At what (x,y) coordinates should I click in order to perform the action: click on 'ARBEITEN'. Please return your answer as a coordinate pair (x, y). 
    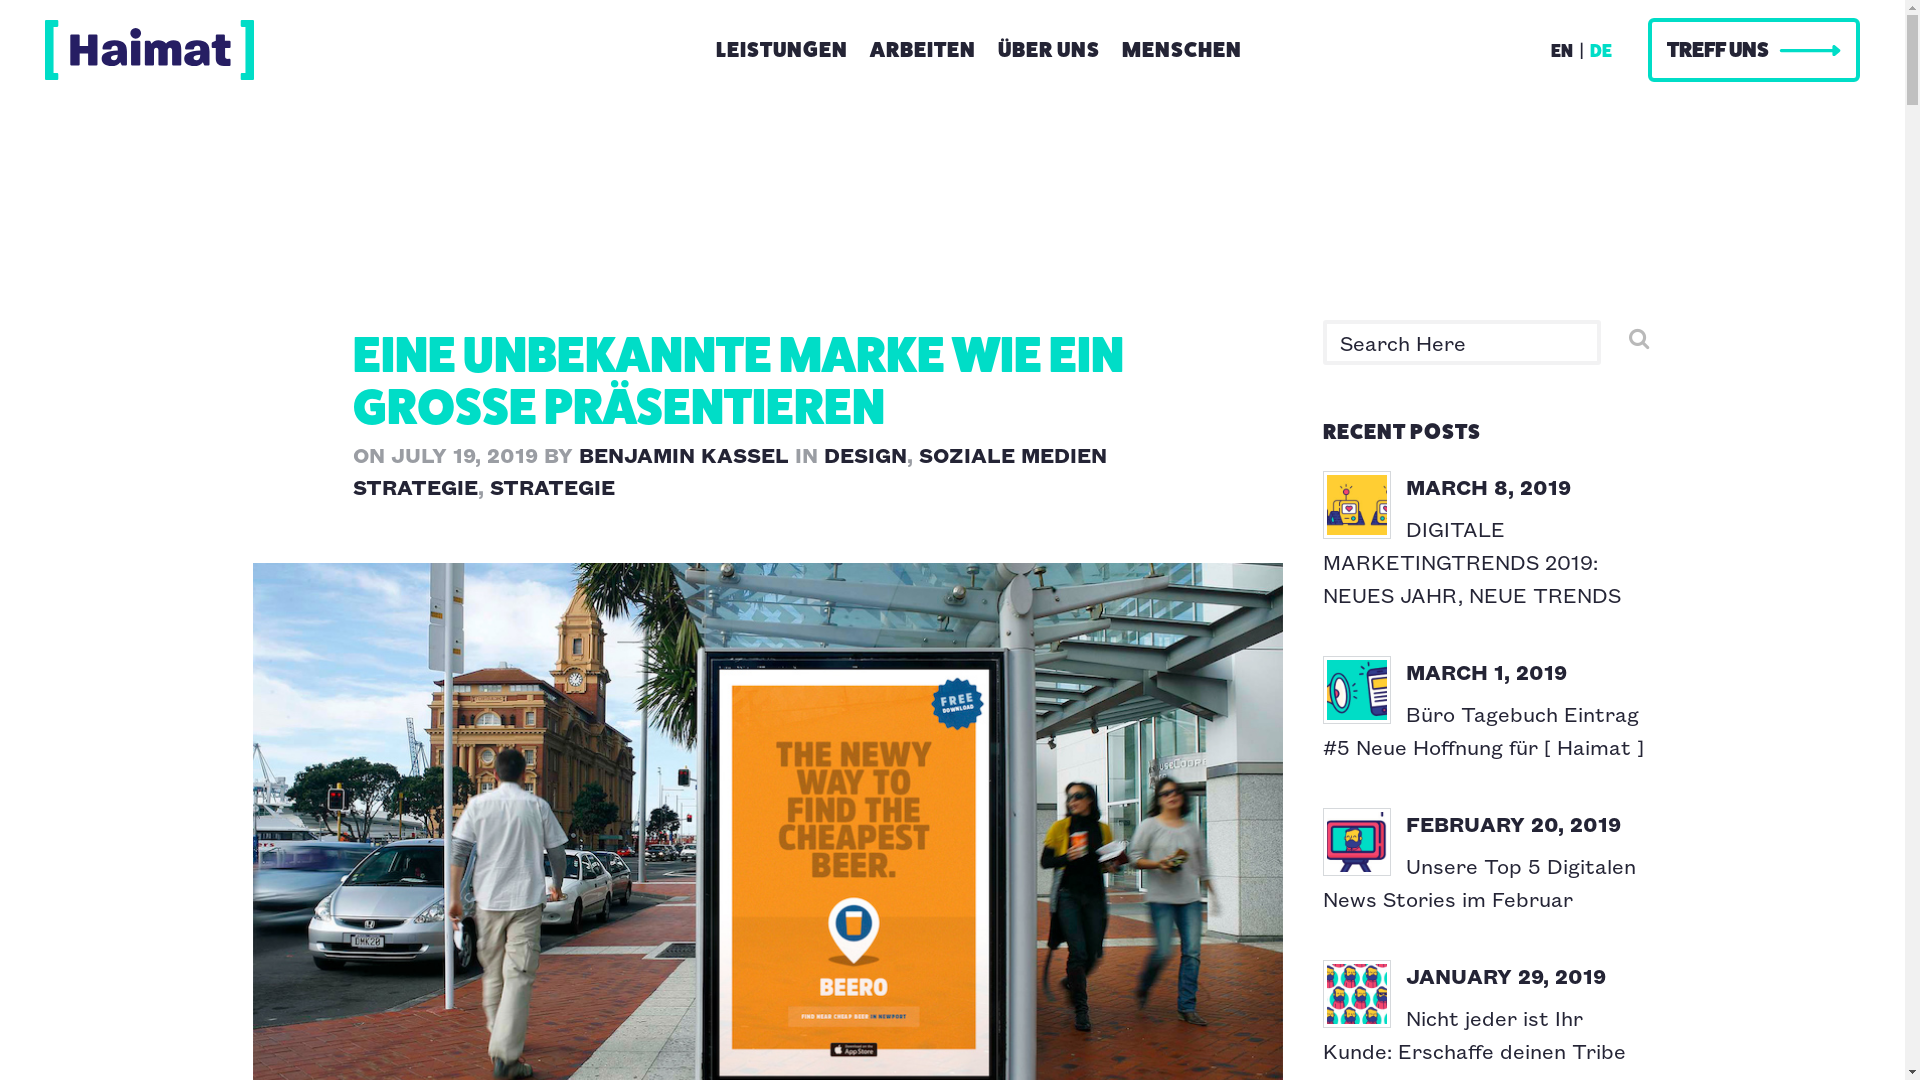
    Looking at the image, I should click on (921, 34).